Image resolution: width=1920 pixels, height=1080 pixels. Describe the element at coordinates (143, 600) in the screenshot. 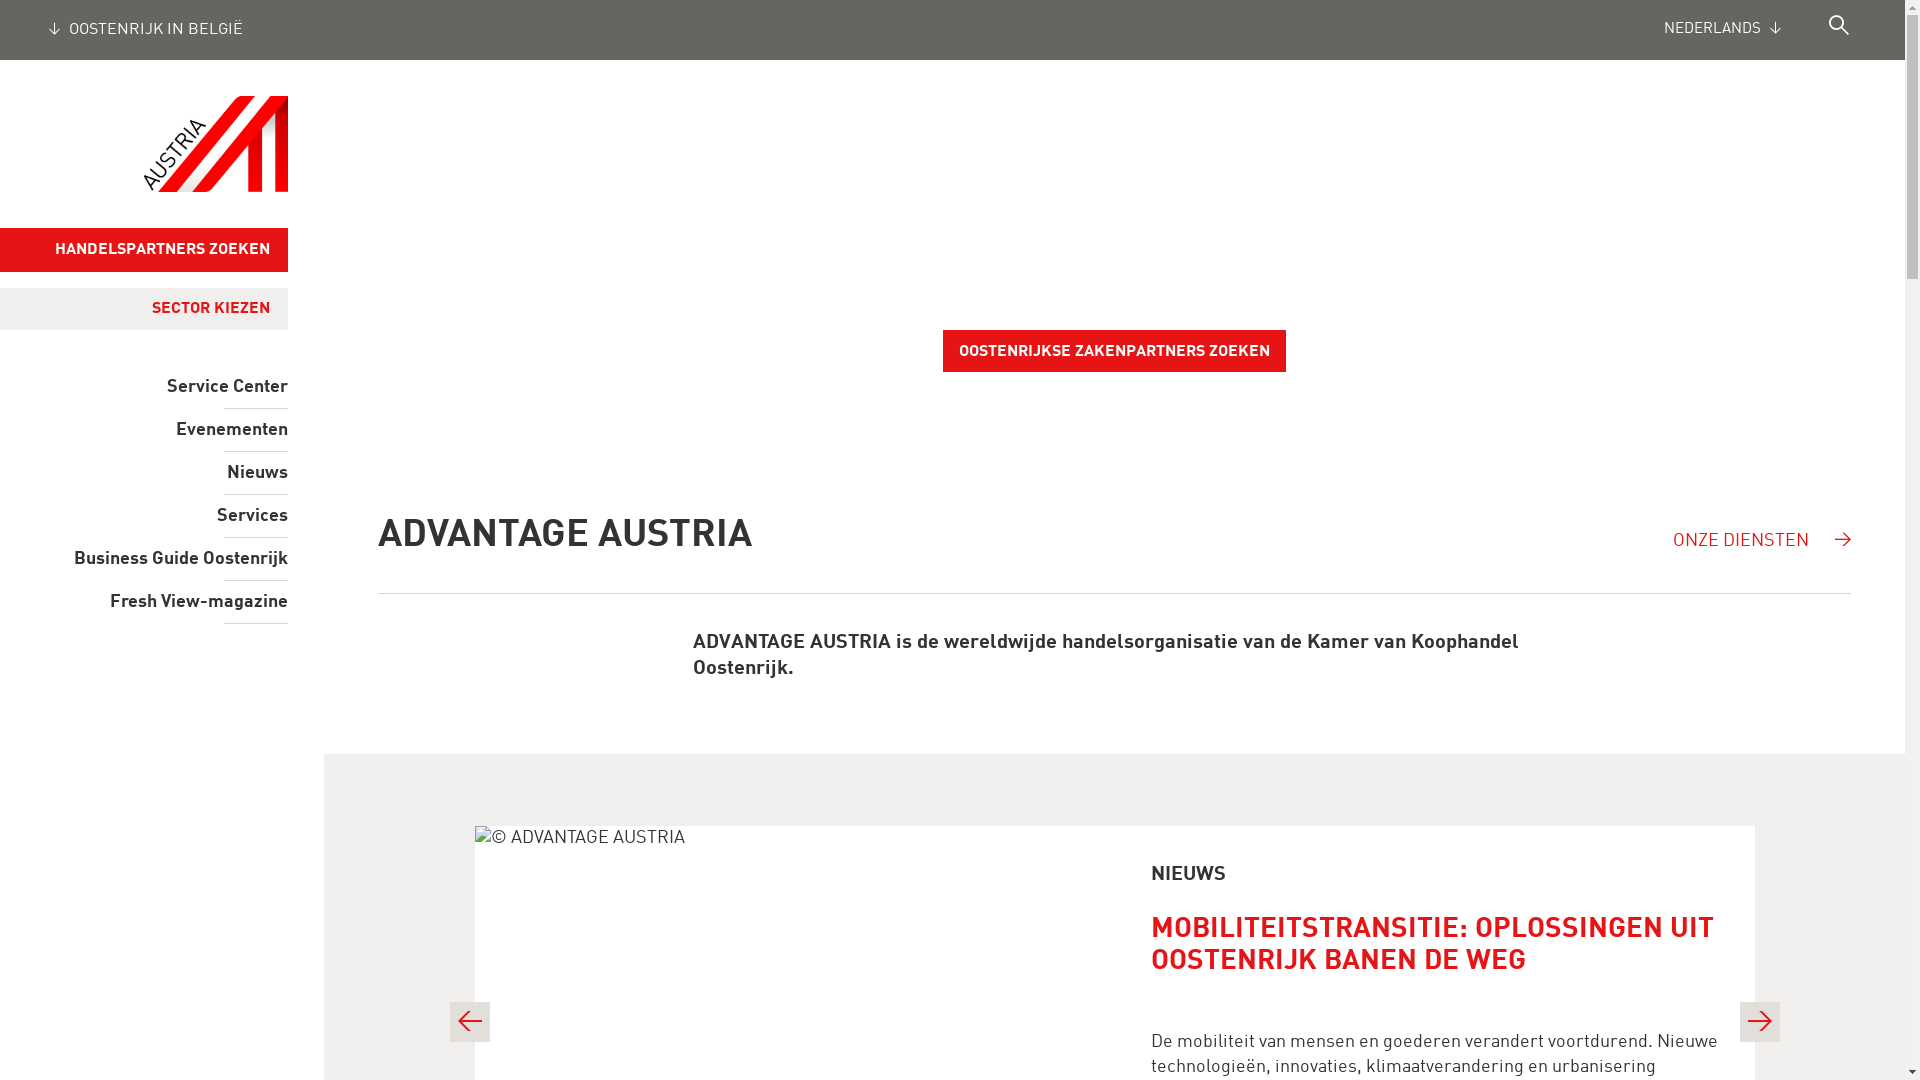

I see `'Fresh View-magazine'` at that location.